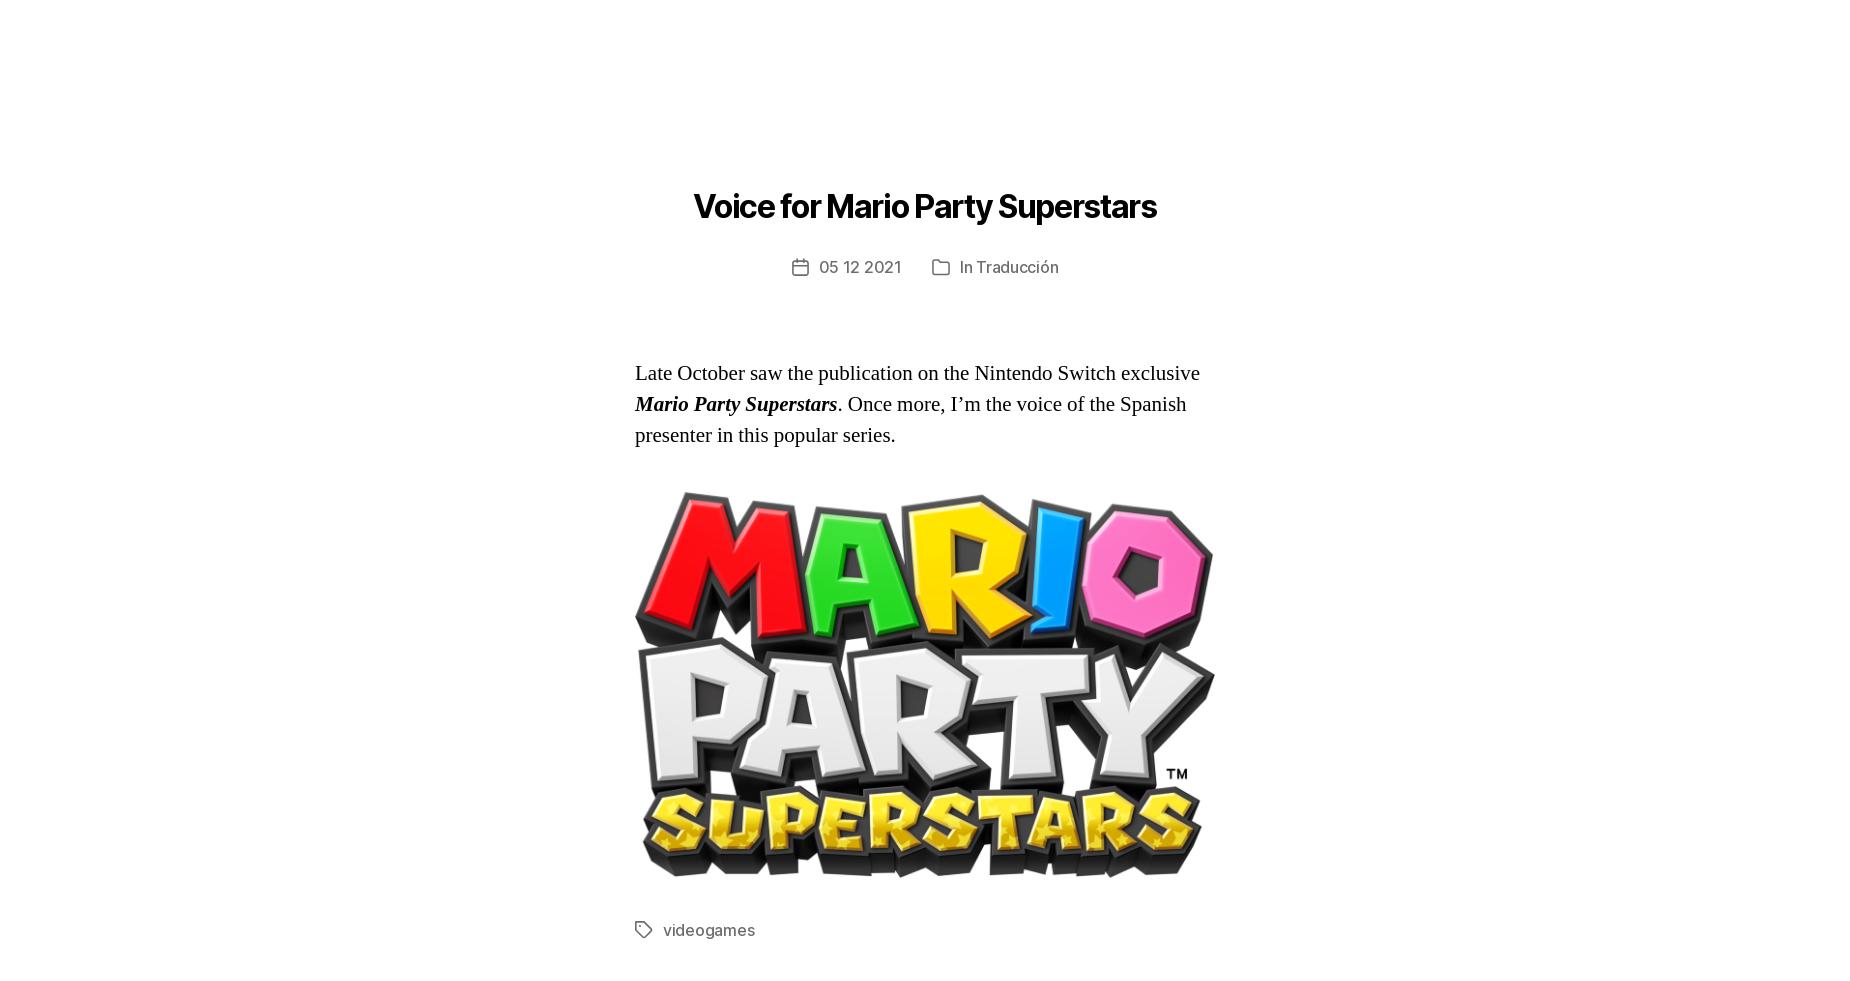  I want to click on 'nintendo switch', so click(933, 930).